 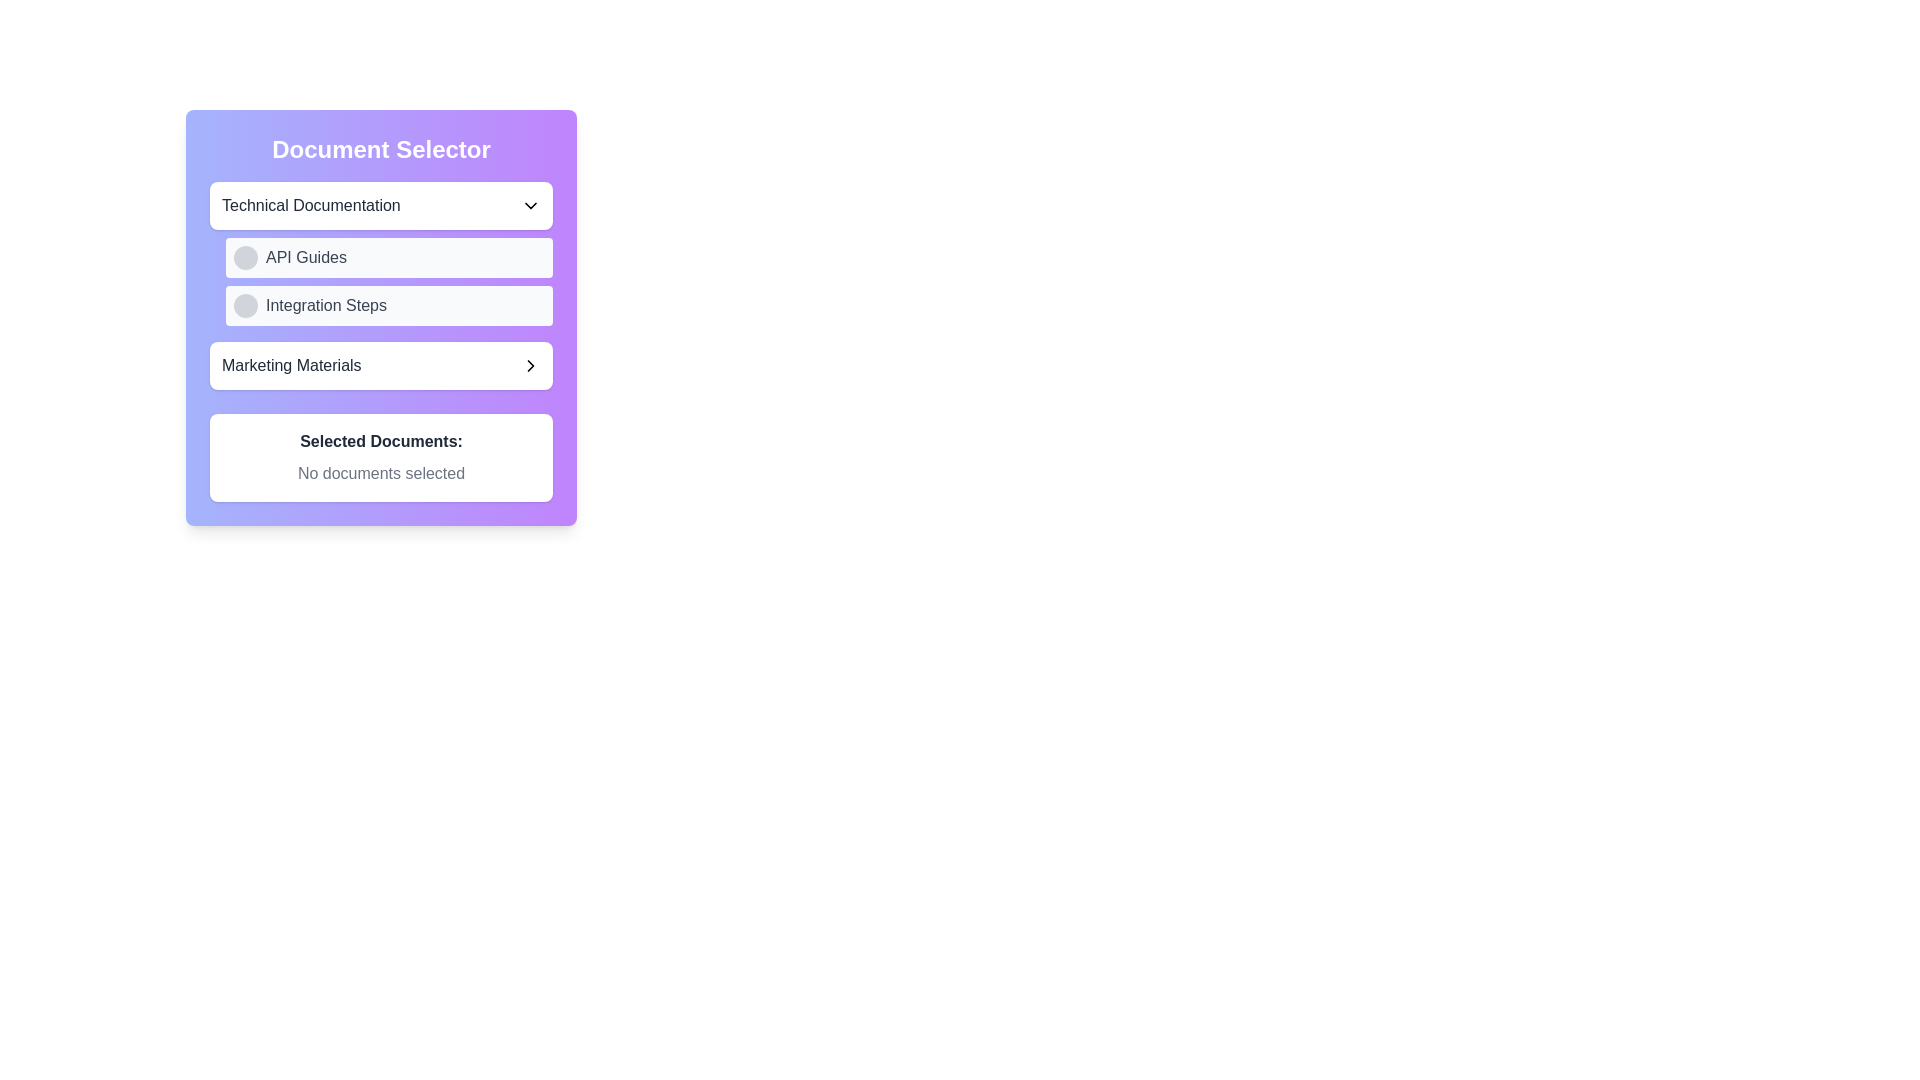 What do you see at coordinates (531, 366) in the screenshot?
I see `the right-facing chevron arrow icon located at the far-right end of the 'Marketing Materials' box` at bounding box center [531, 366].